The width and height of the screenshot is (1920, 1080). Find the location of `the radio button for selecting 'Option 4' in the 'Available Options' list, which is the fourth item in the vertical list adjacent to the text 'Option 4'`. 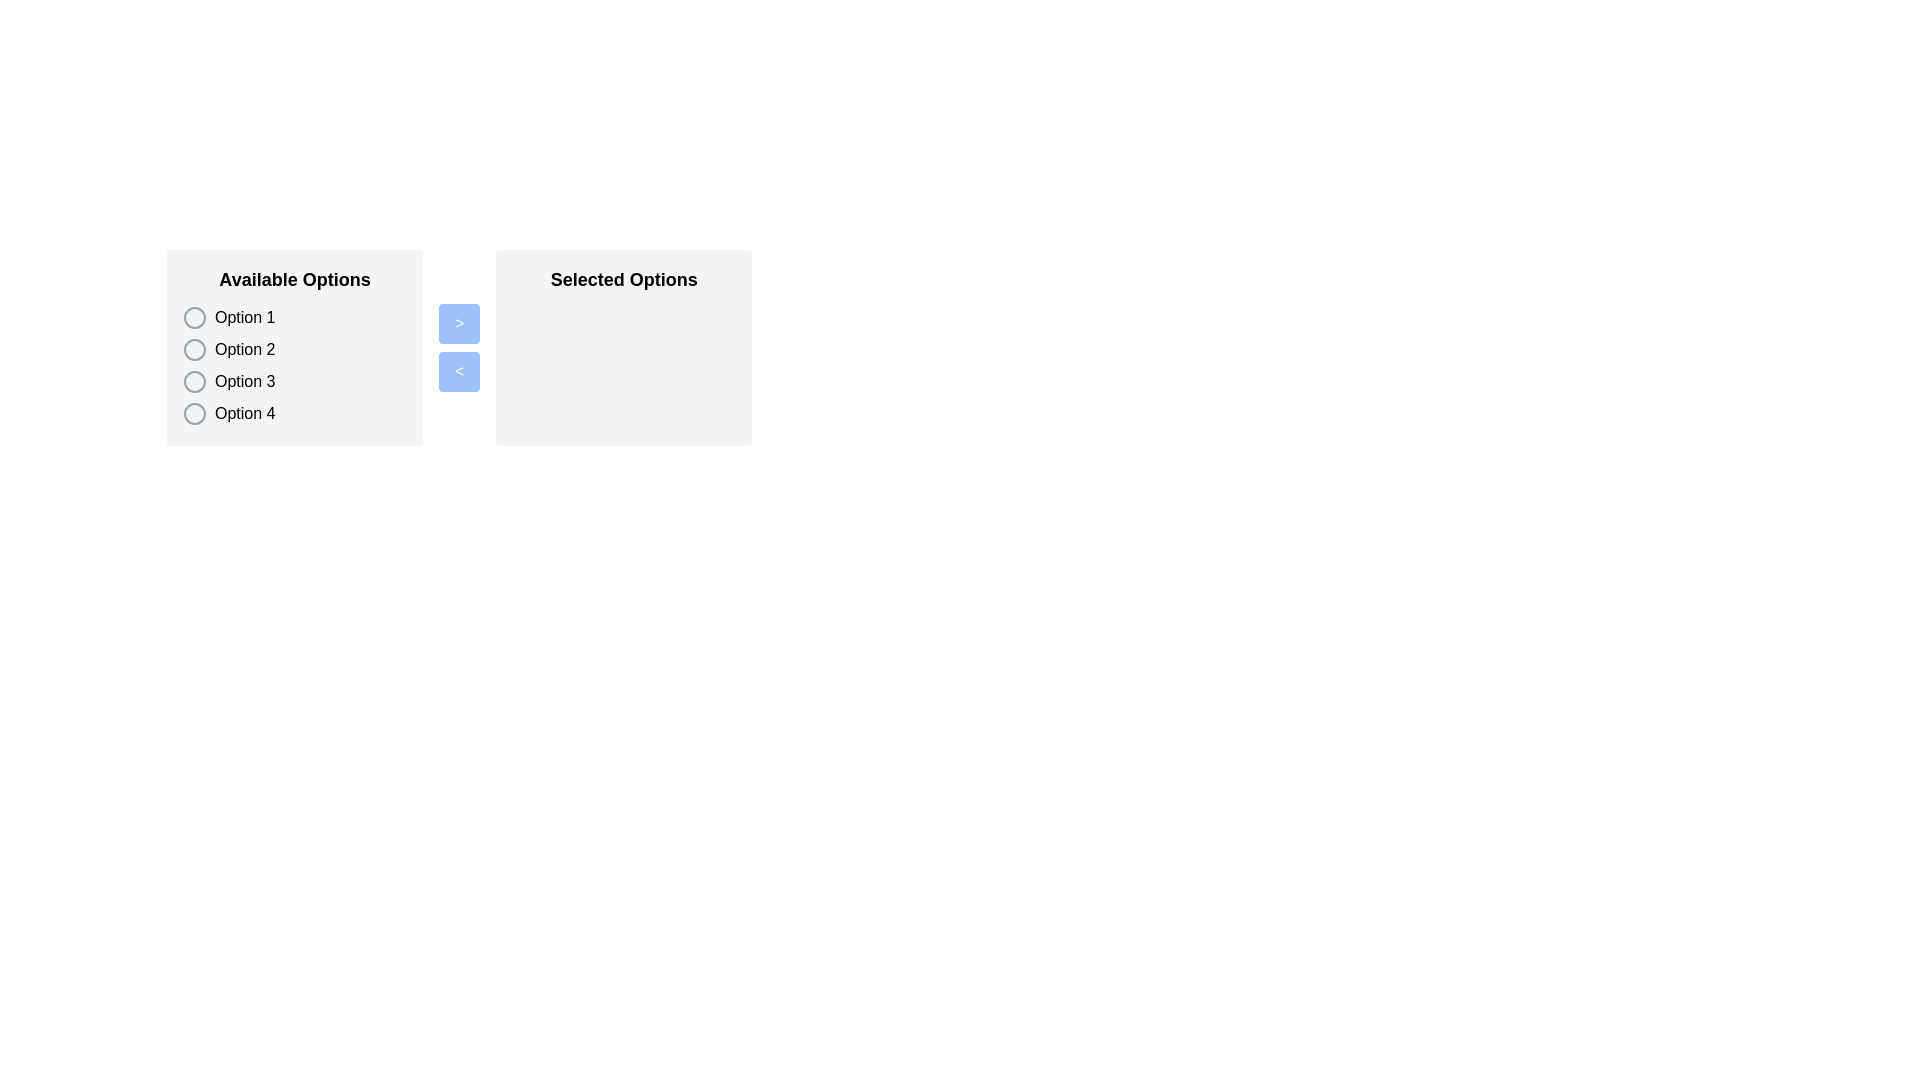

the radio button for selecting 'Option 4' in the 'Available Options' list, which is the fourth item in the vertical list adjacent to the text 'Option 4' is located at coordinates (195, 412).